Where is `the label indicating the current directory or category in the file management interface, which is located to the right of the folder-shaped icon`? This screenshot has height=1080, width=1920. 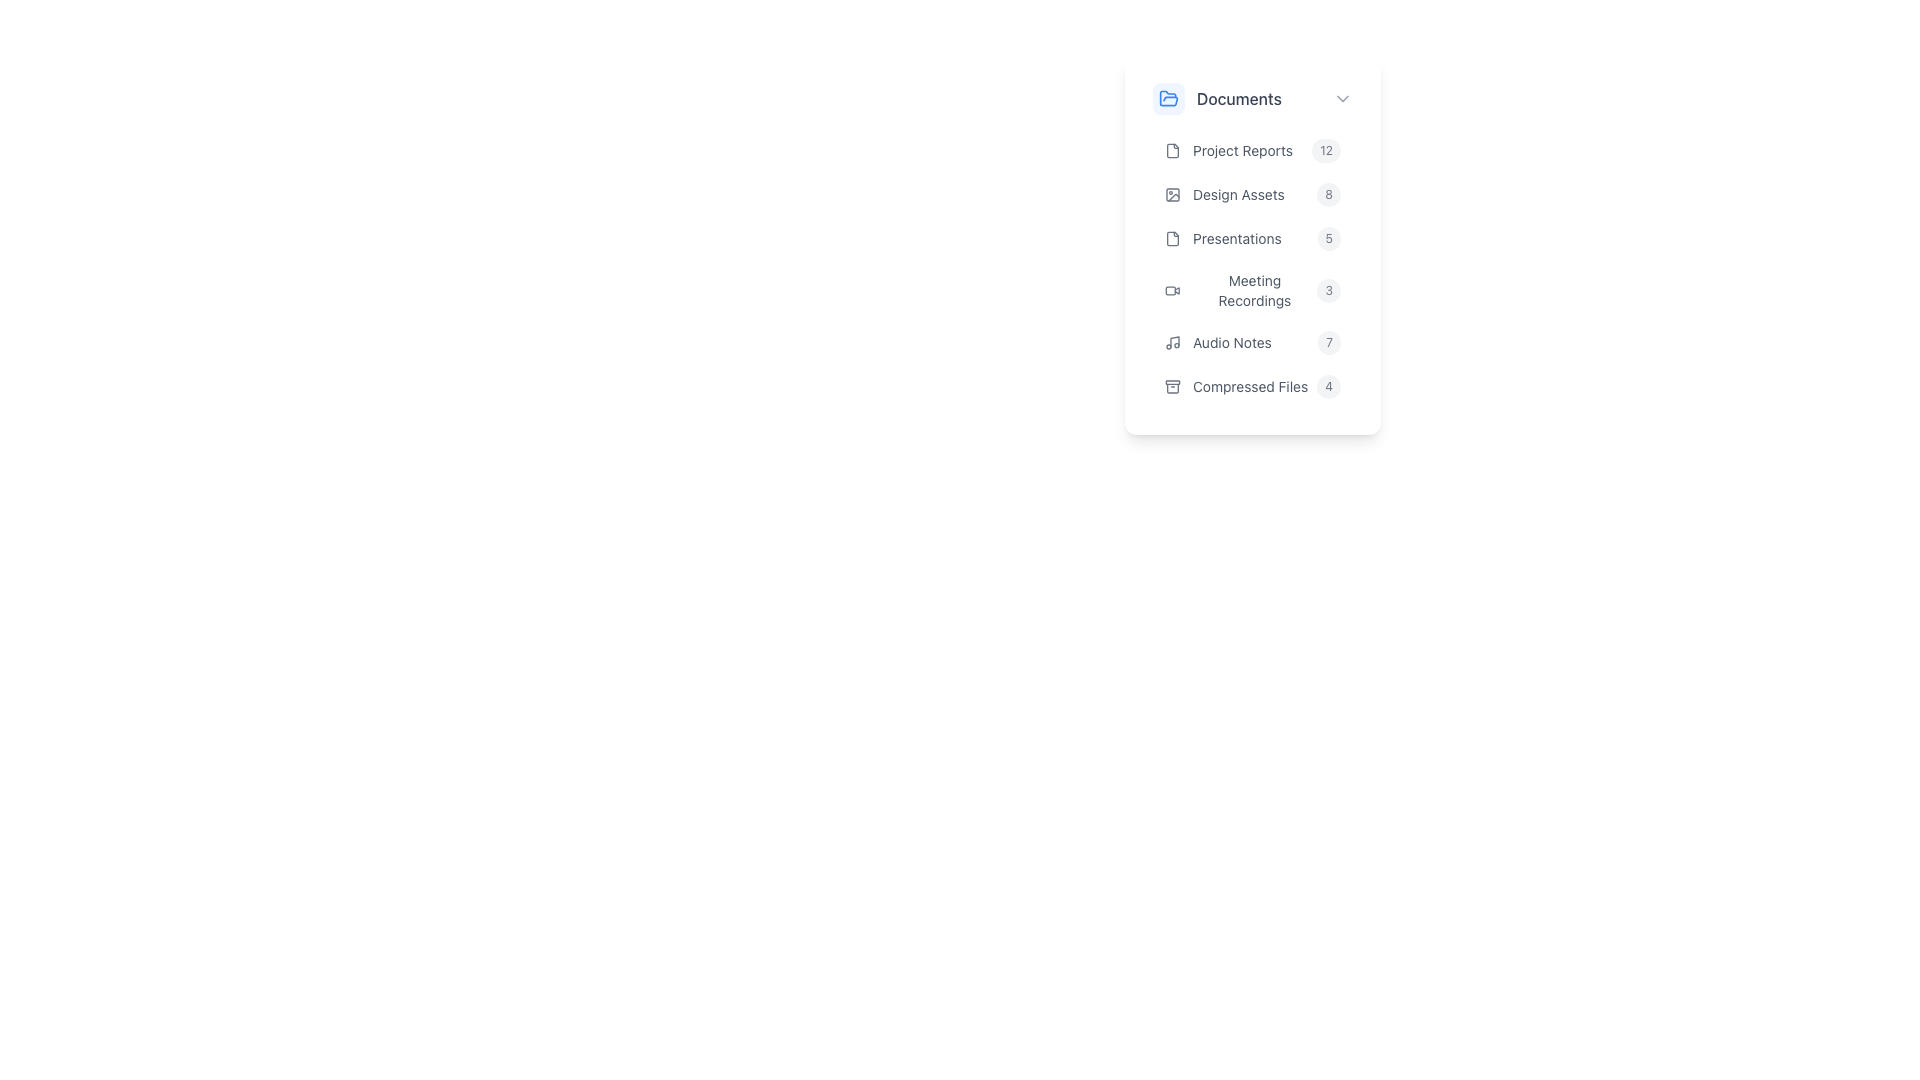
the label indicating the current directory or category in the file management interface, which is located to the right of the folder-shaped icon is located at coordinates (1238, 99).